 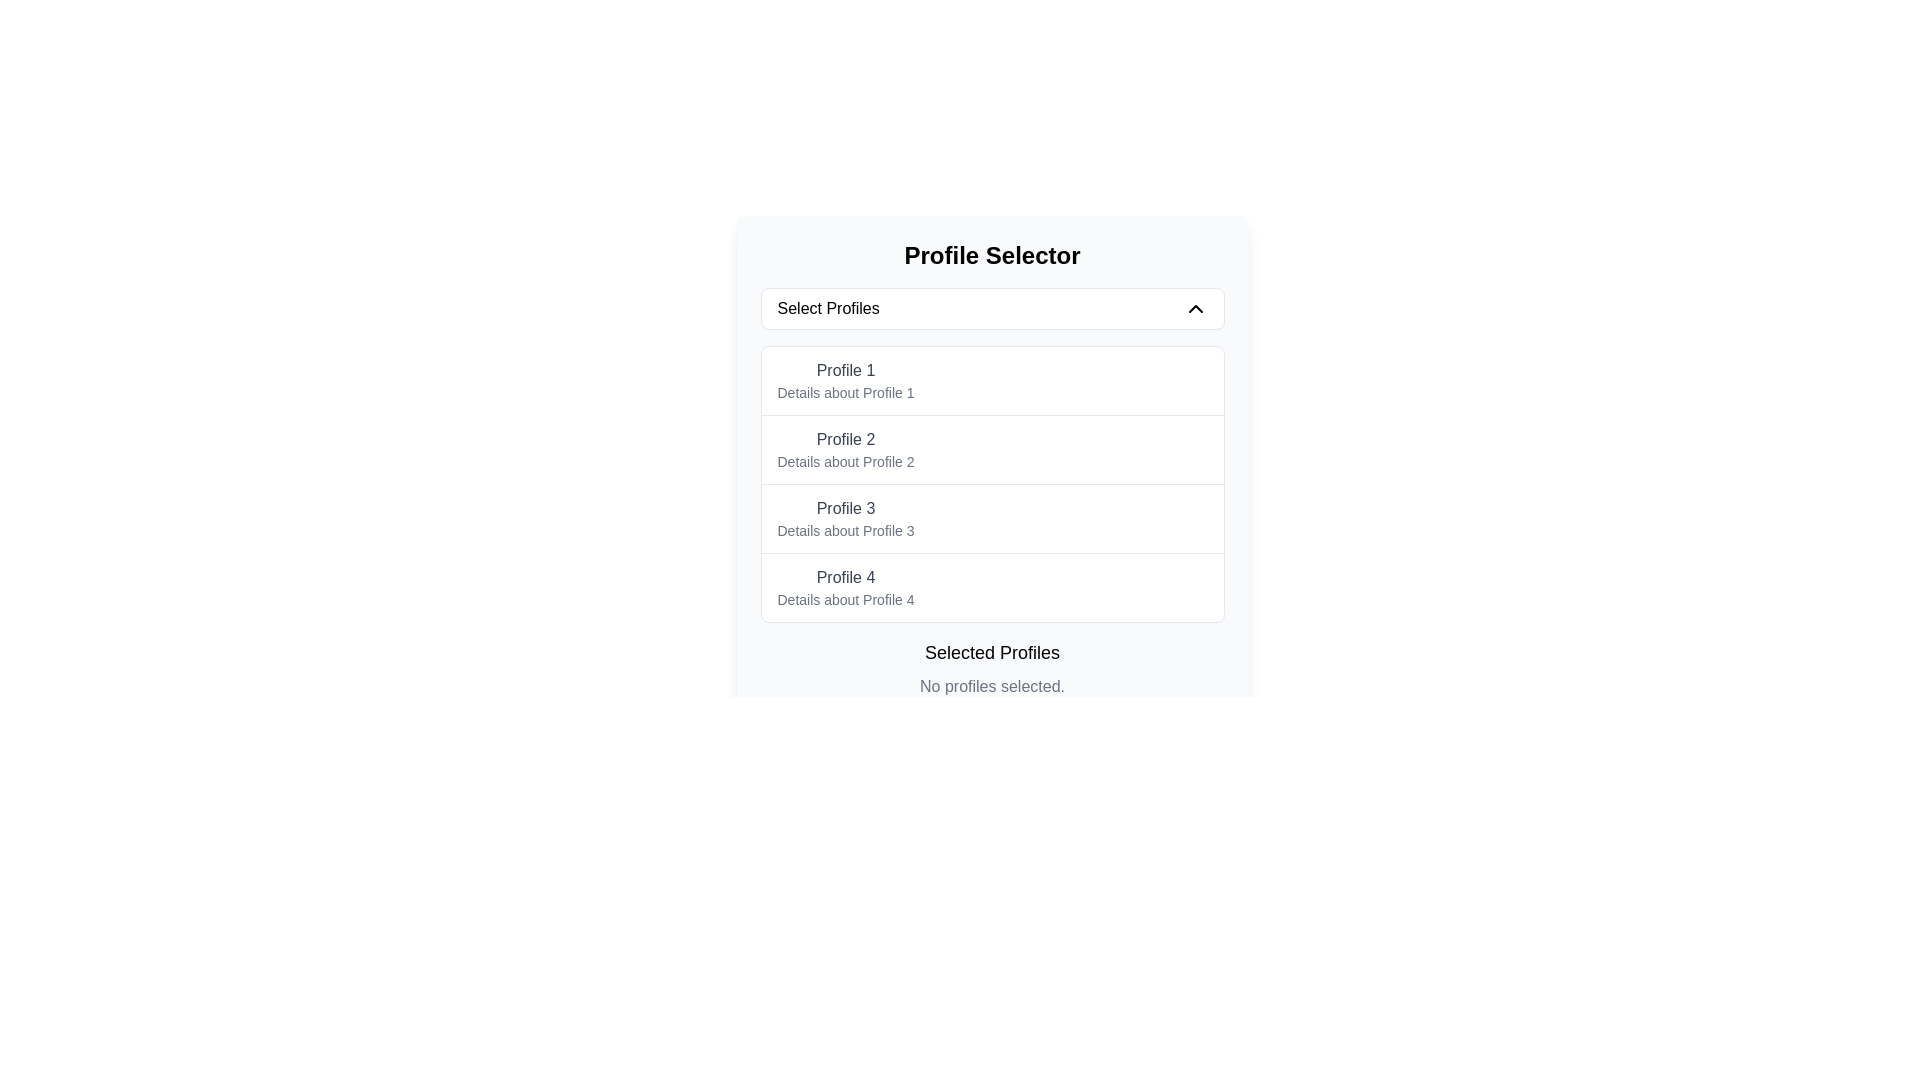 I want to click on the Label that serves as a descriptive heading for the list of selected profiles, which is positioned above 'No profiles selected.' and below the list of selectable profiles, so click(x=992, y=652).